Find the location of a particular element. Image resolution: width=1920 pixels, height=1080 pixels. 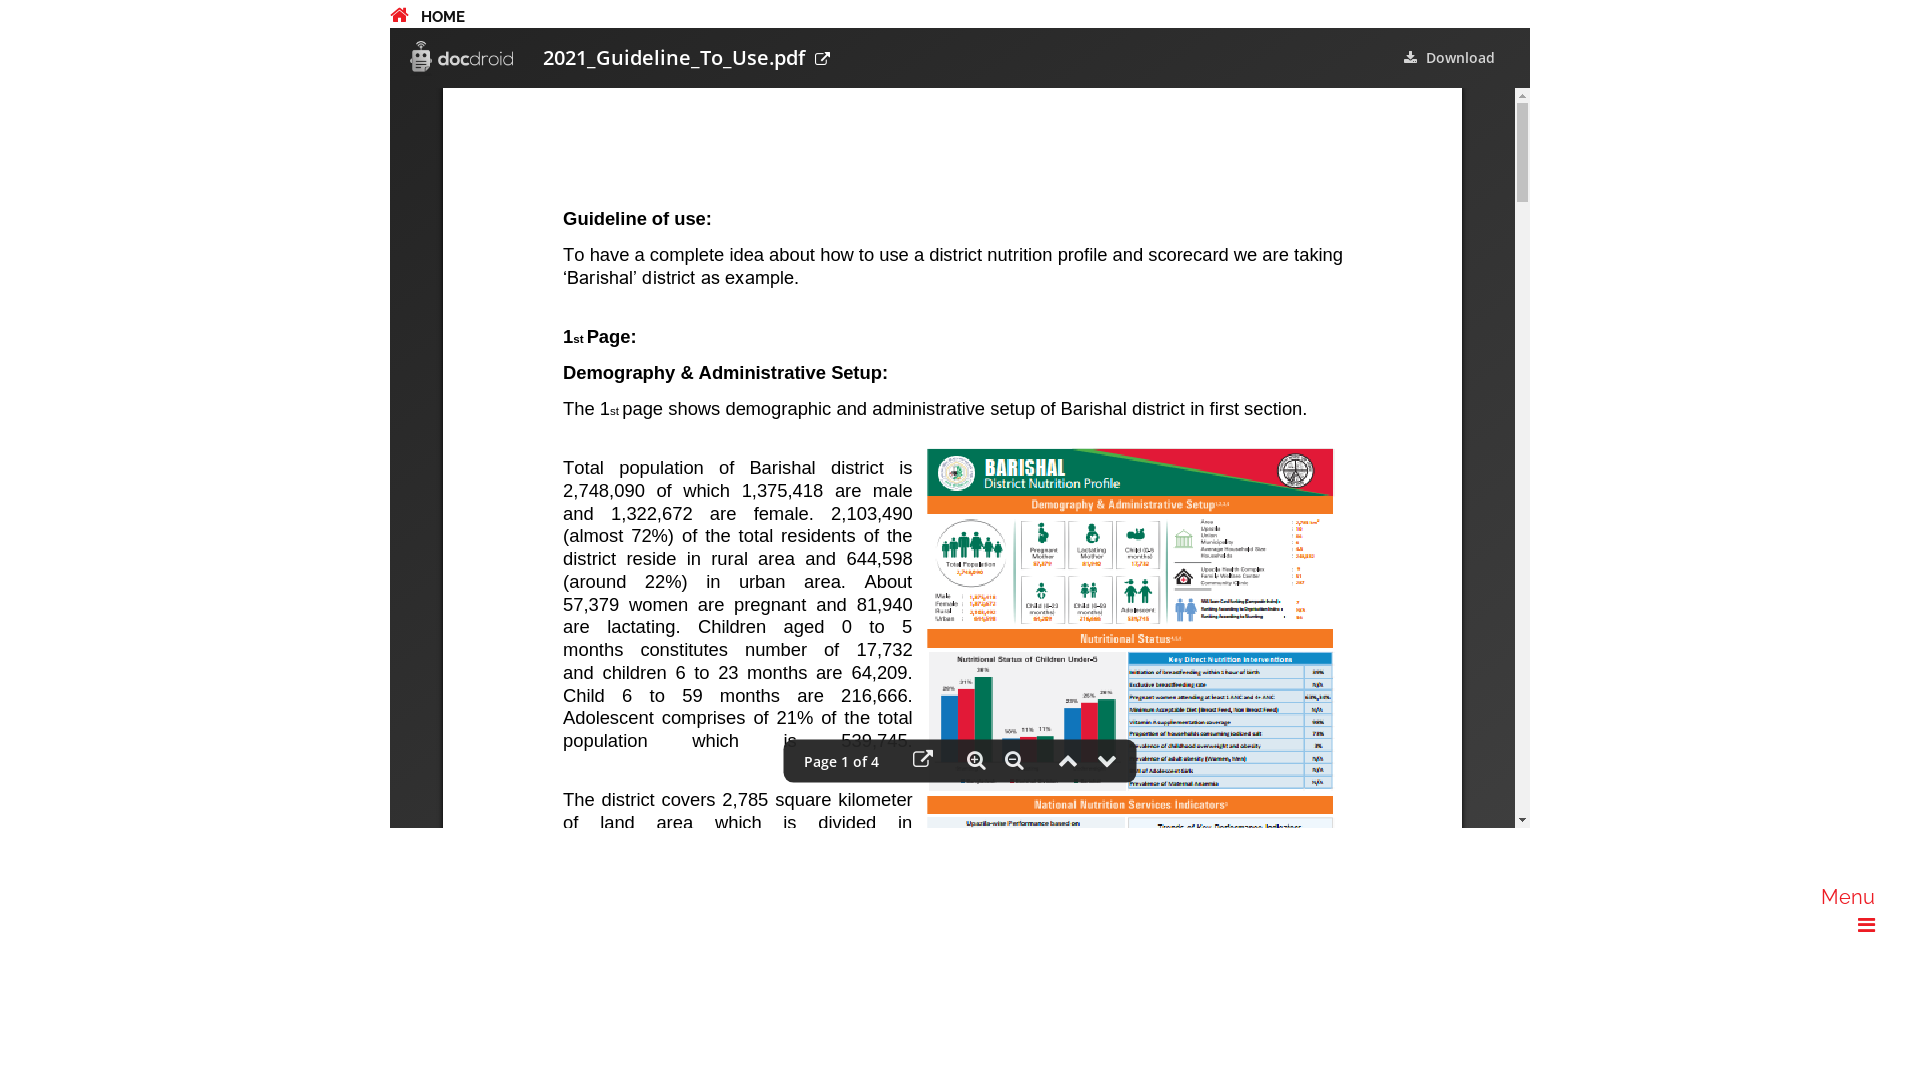

'HOME' is located at coordinates (426, 16).